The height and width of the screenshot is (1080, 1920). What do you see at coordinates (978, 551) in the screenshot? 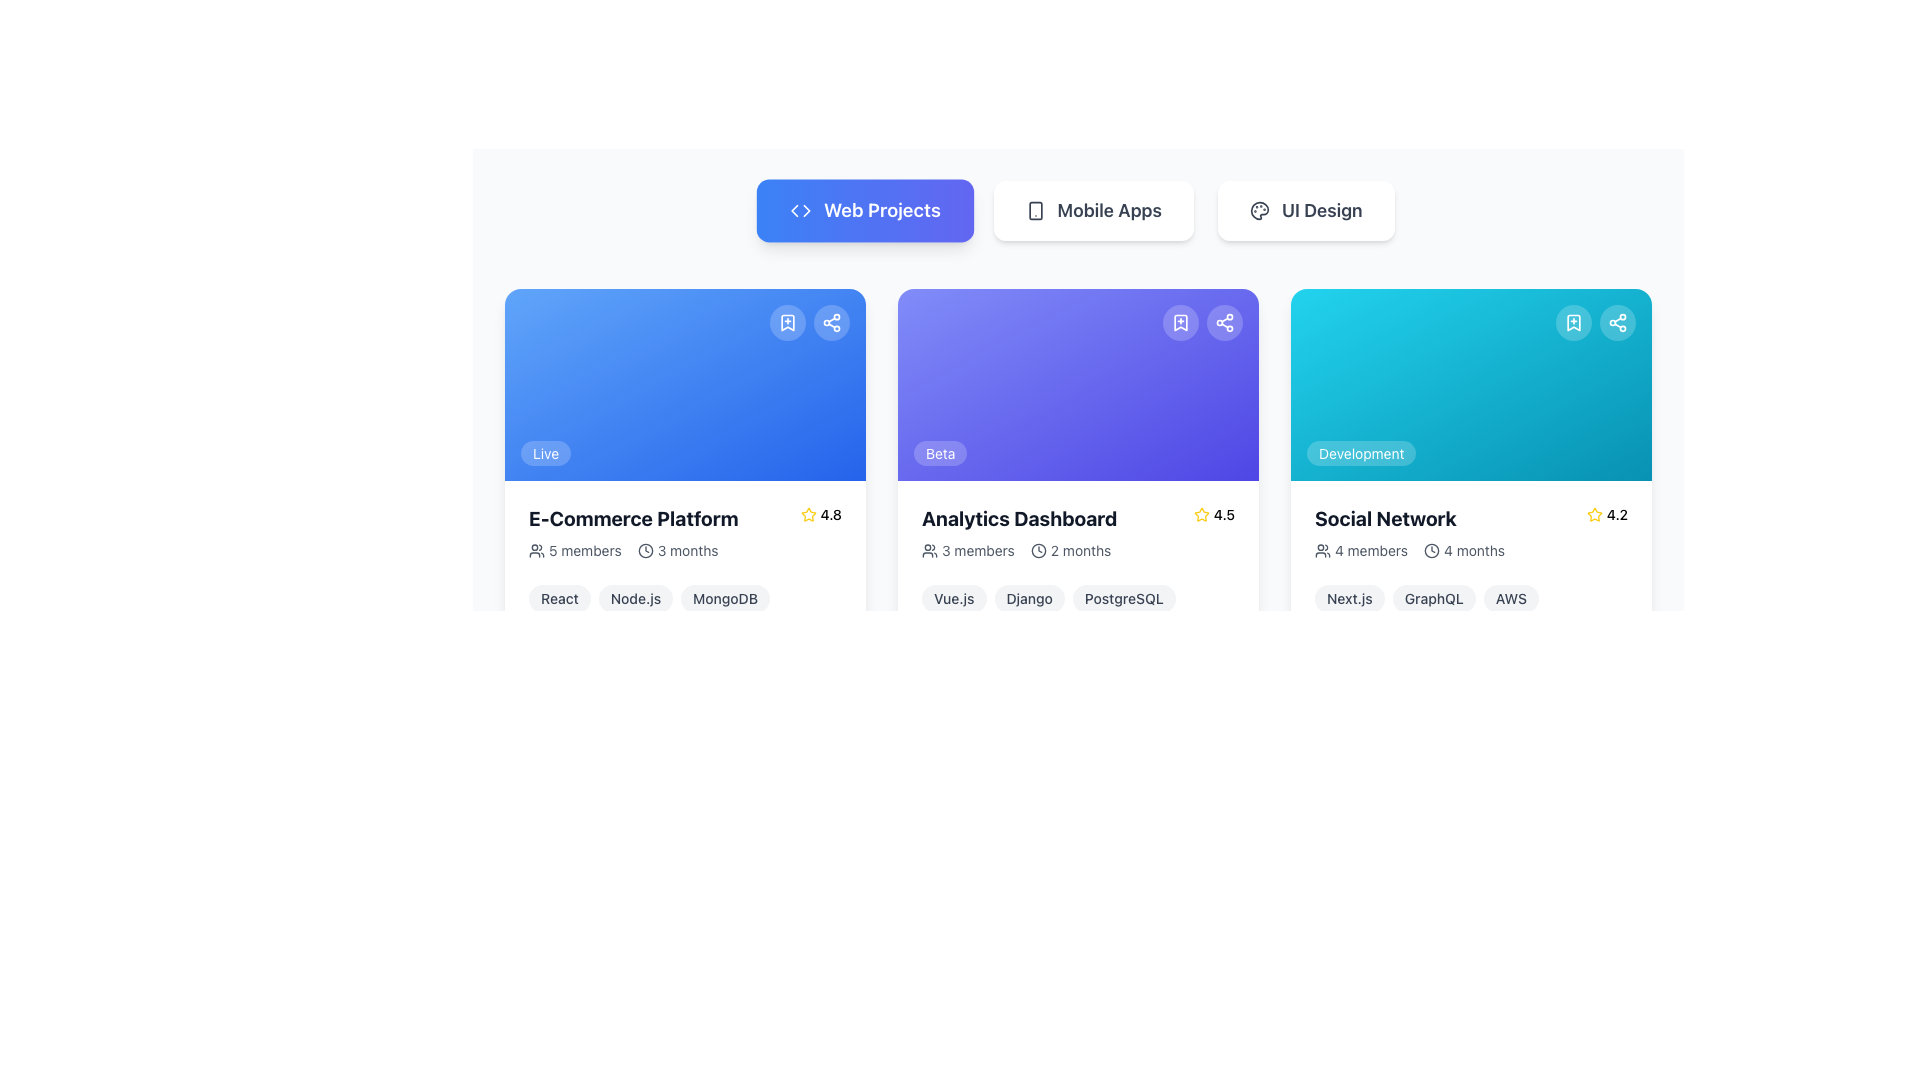
I see `the informational text label indicating the number of members associated with the project, located below the title 'Analytics Dashboard' and above the duration information '2 months'` at bounding box center [978, 551].